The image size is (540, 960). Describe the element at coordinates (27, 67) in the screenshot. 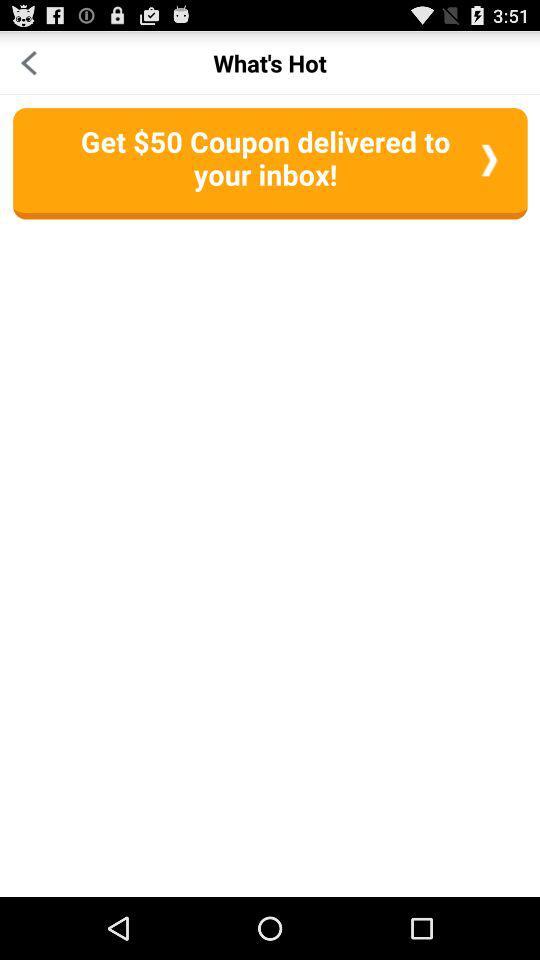

I see `the arrow_backward icon` at that location.